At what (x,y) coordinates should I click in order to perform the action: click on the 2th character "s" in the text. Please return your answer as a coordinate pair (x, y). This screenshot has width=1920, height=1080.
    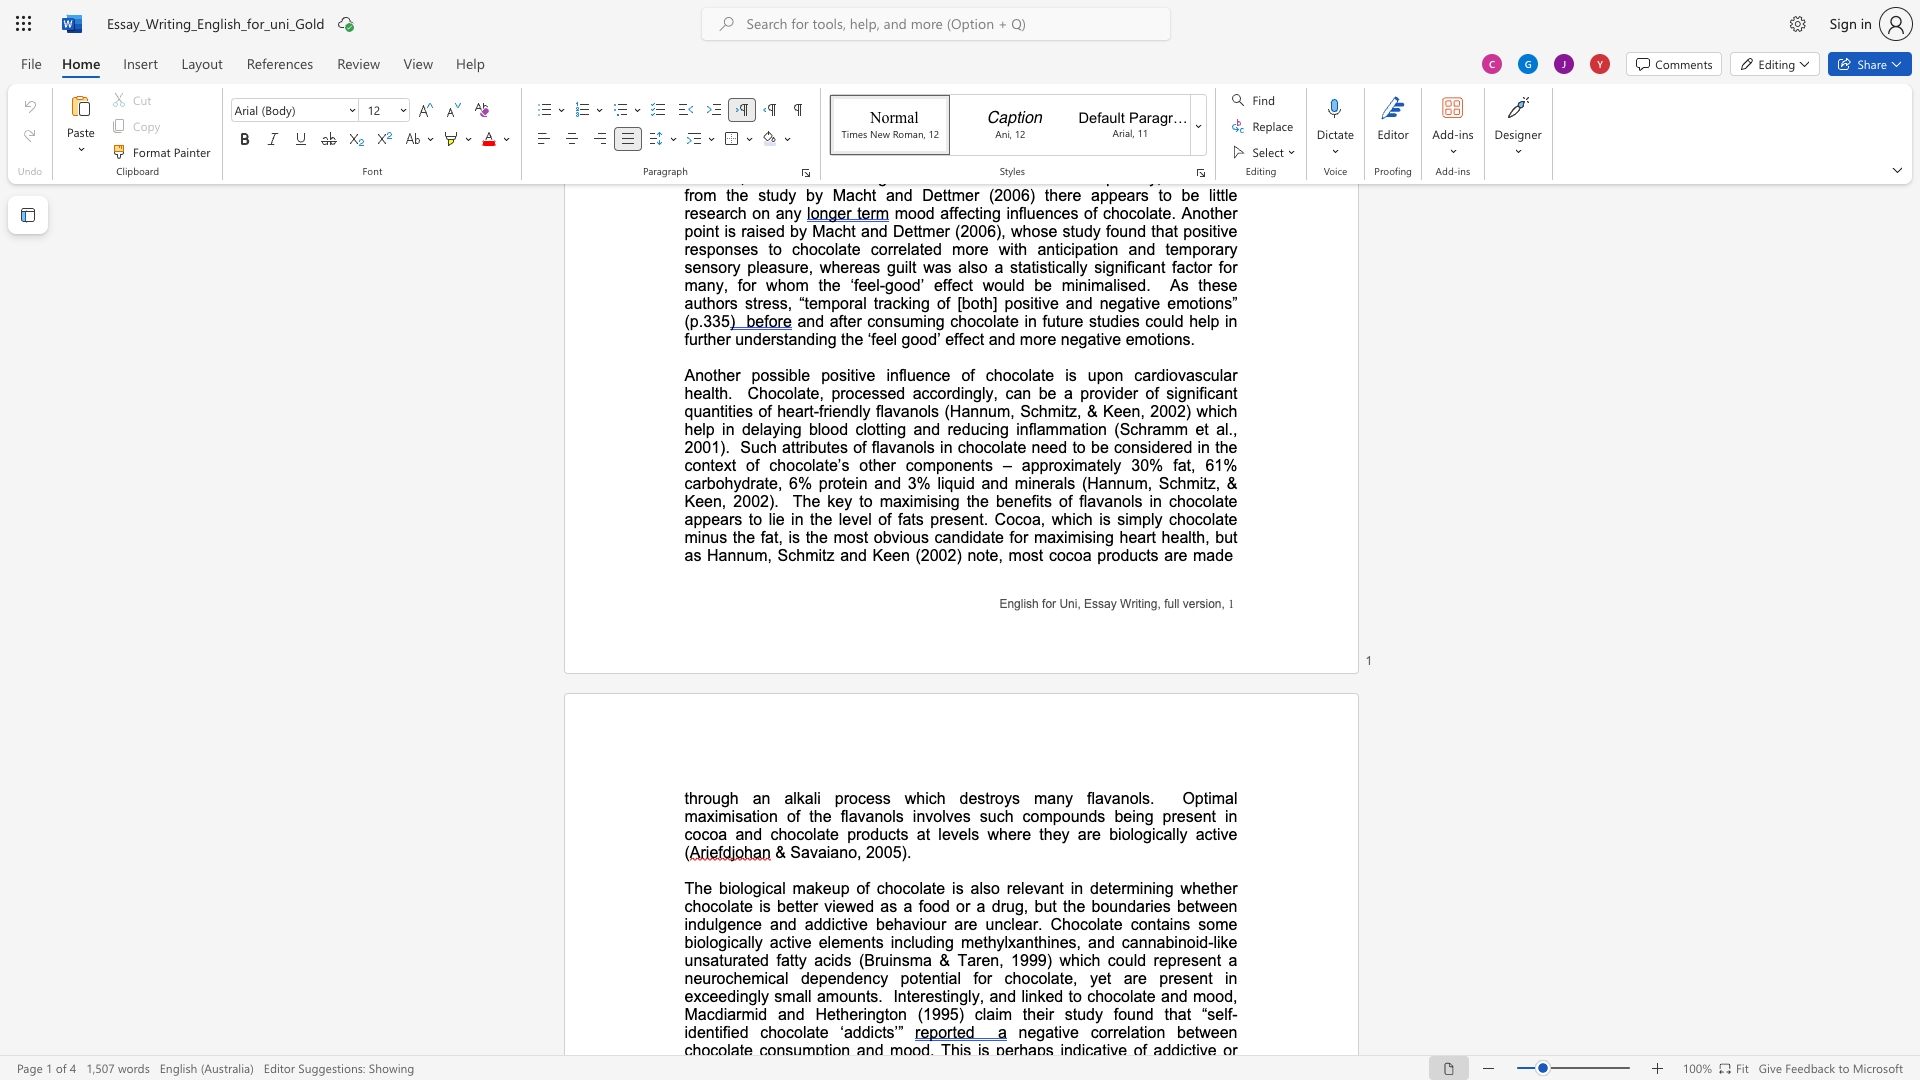
    Looking at the image, I should click on (987, 887).